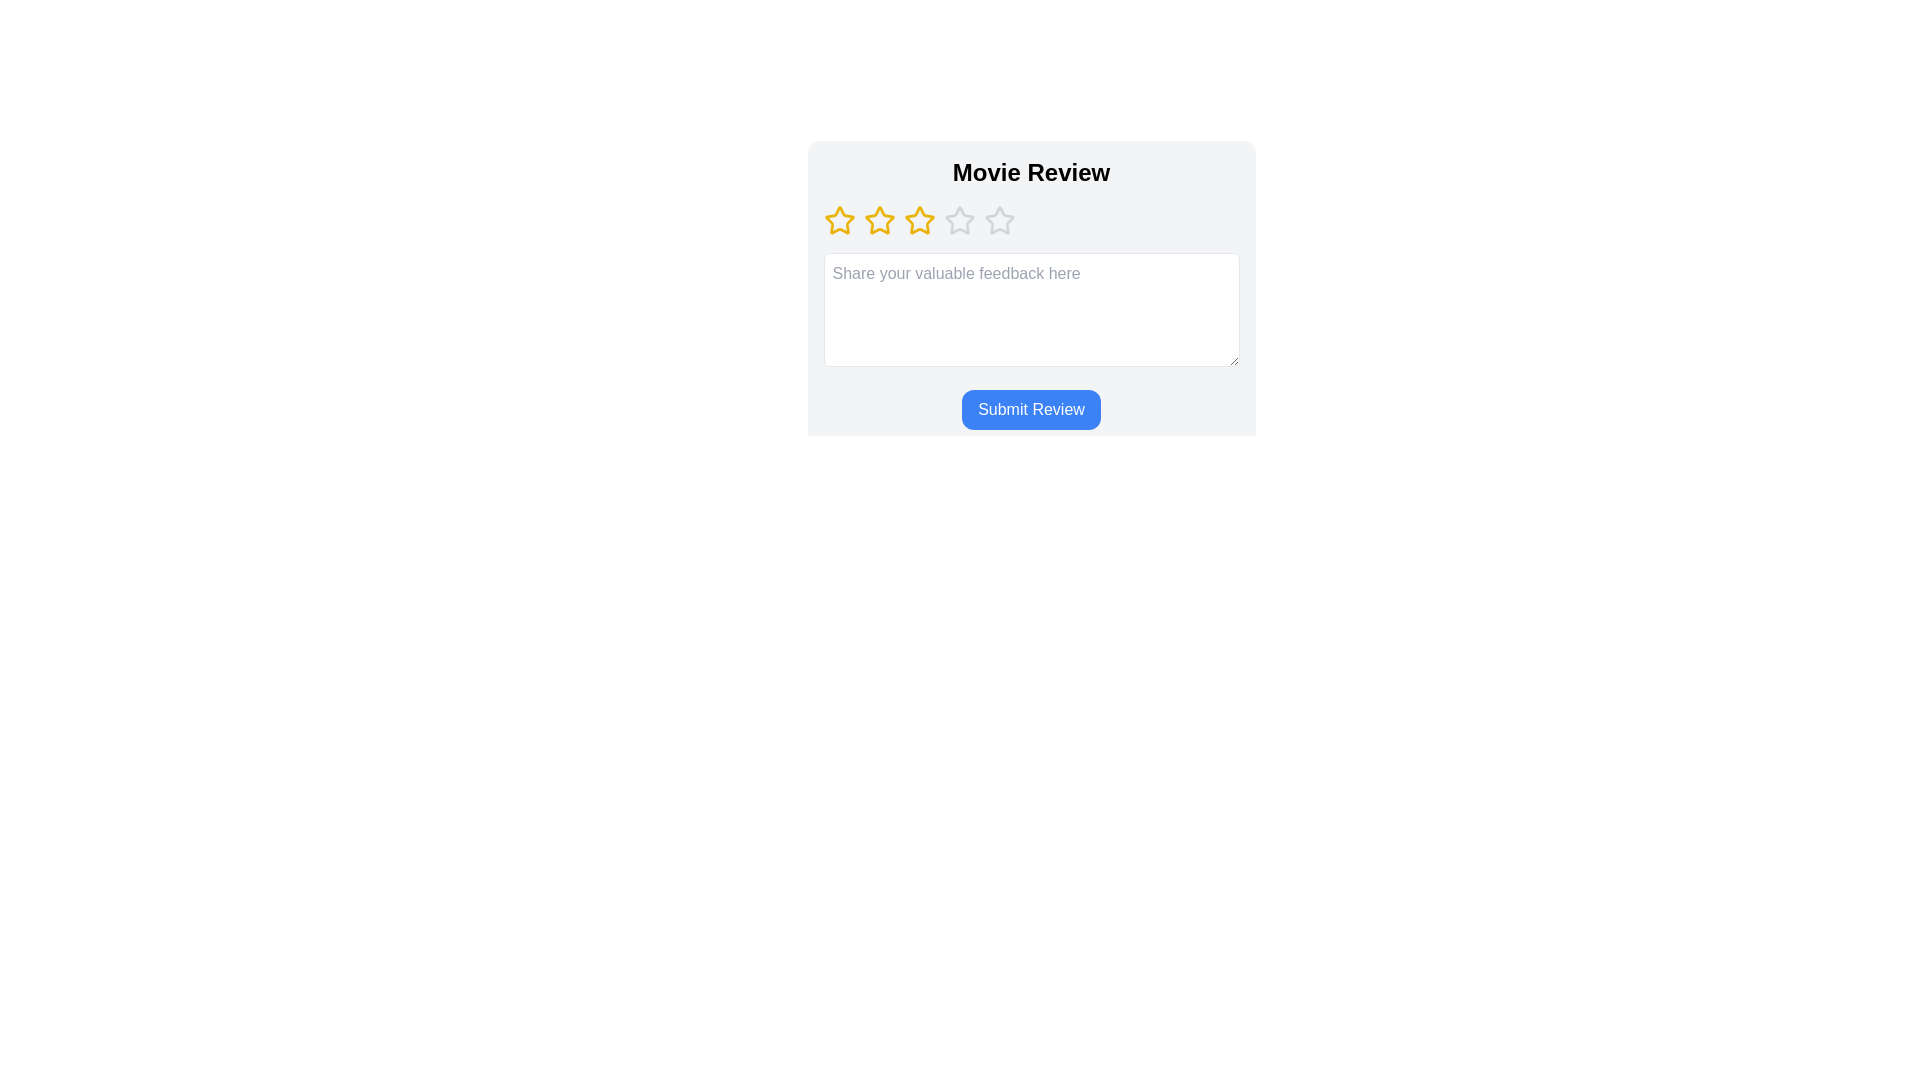 The height and width of the screenshot is (1080, 1920). Describe the element at coordinates (1031, 309) in the screenshot. I see `the text area and type the feedback text 'Great movie!'` at that location.